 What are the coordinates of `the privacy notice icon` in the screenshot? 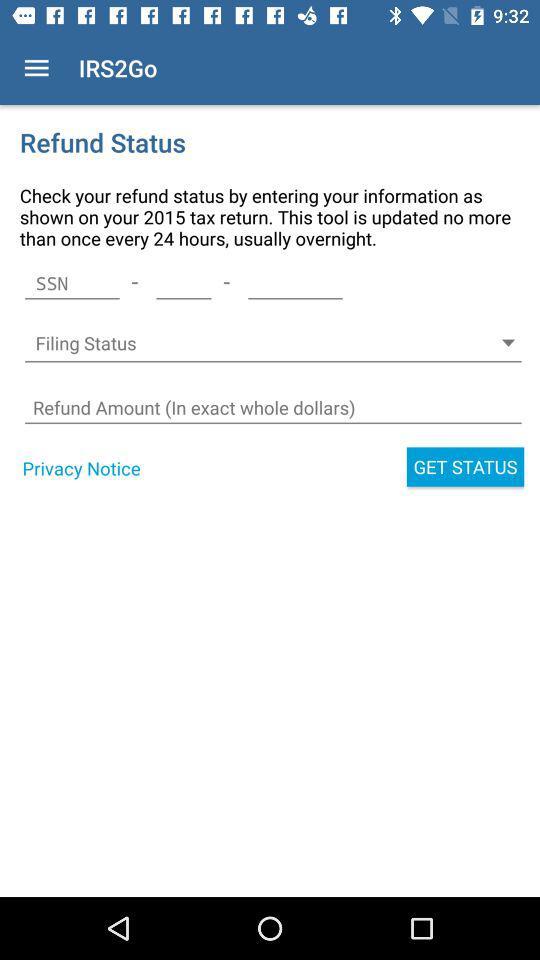 It's located at (80, 468).